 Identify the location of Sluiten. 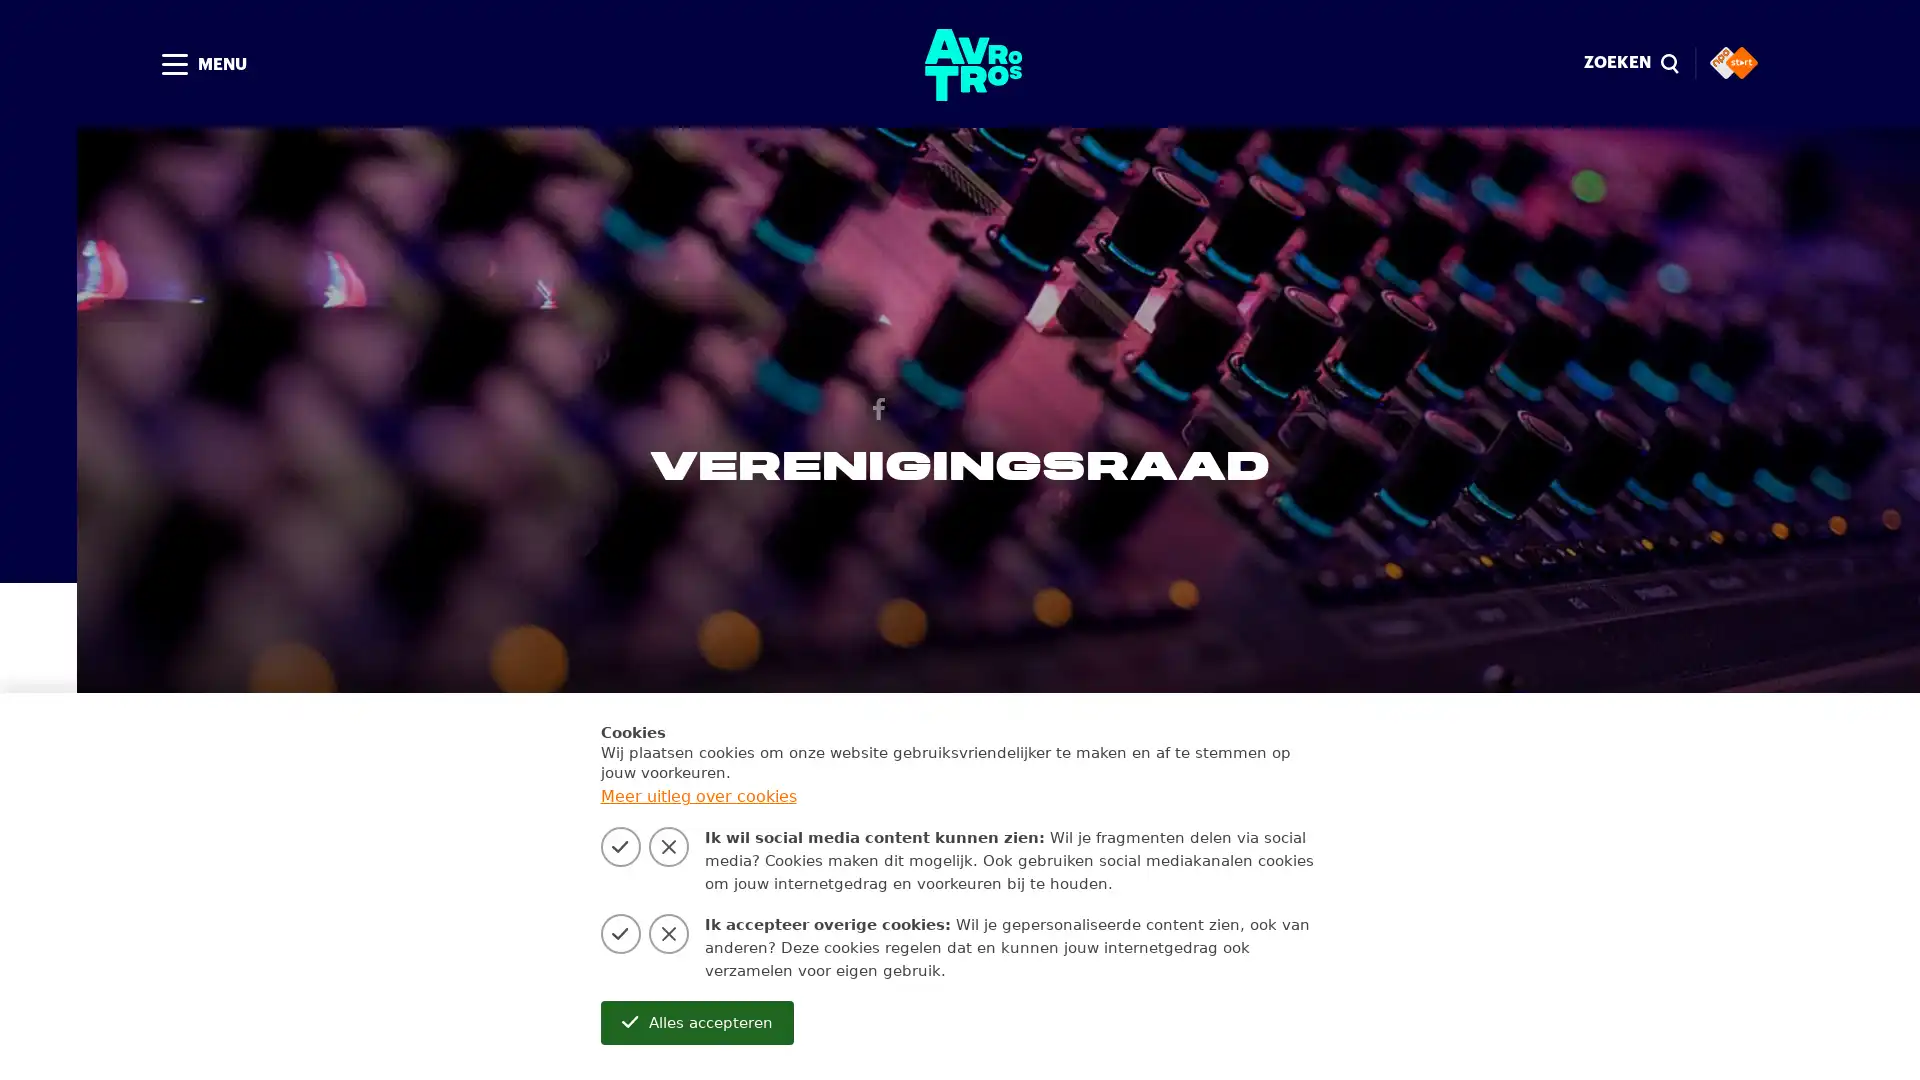
(1670, 64).